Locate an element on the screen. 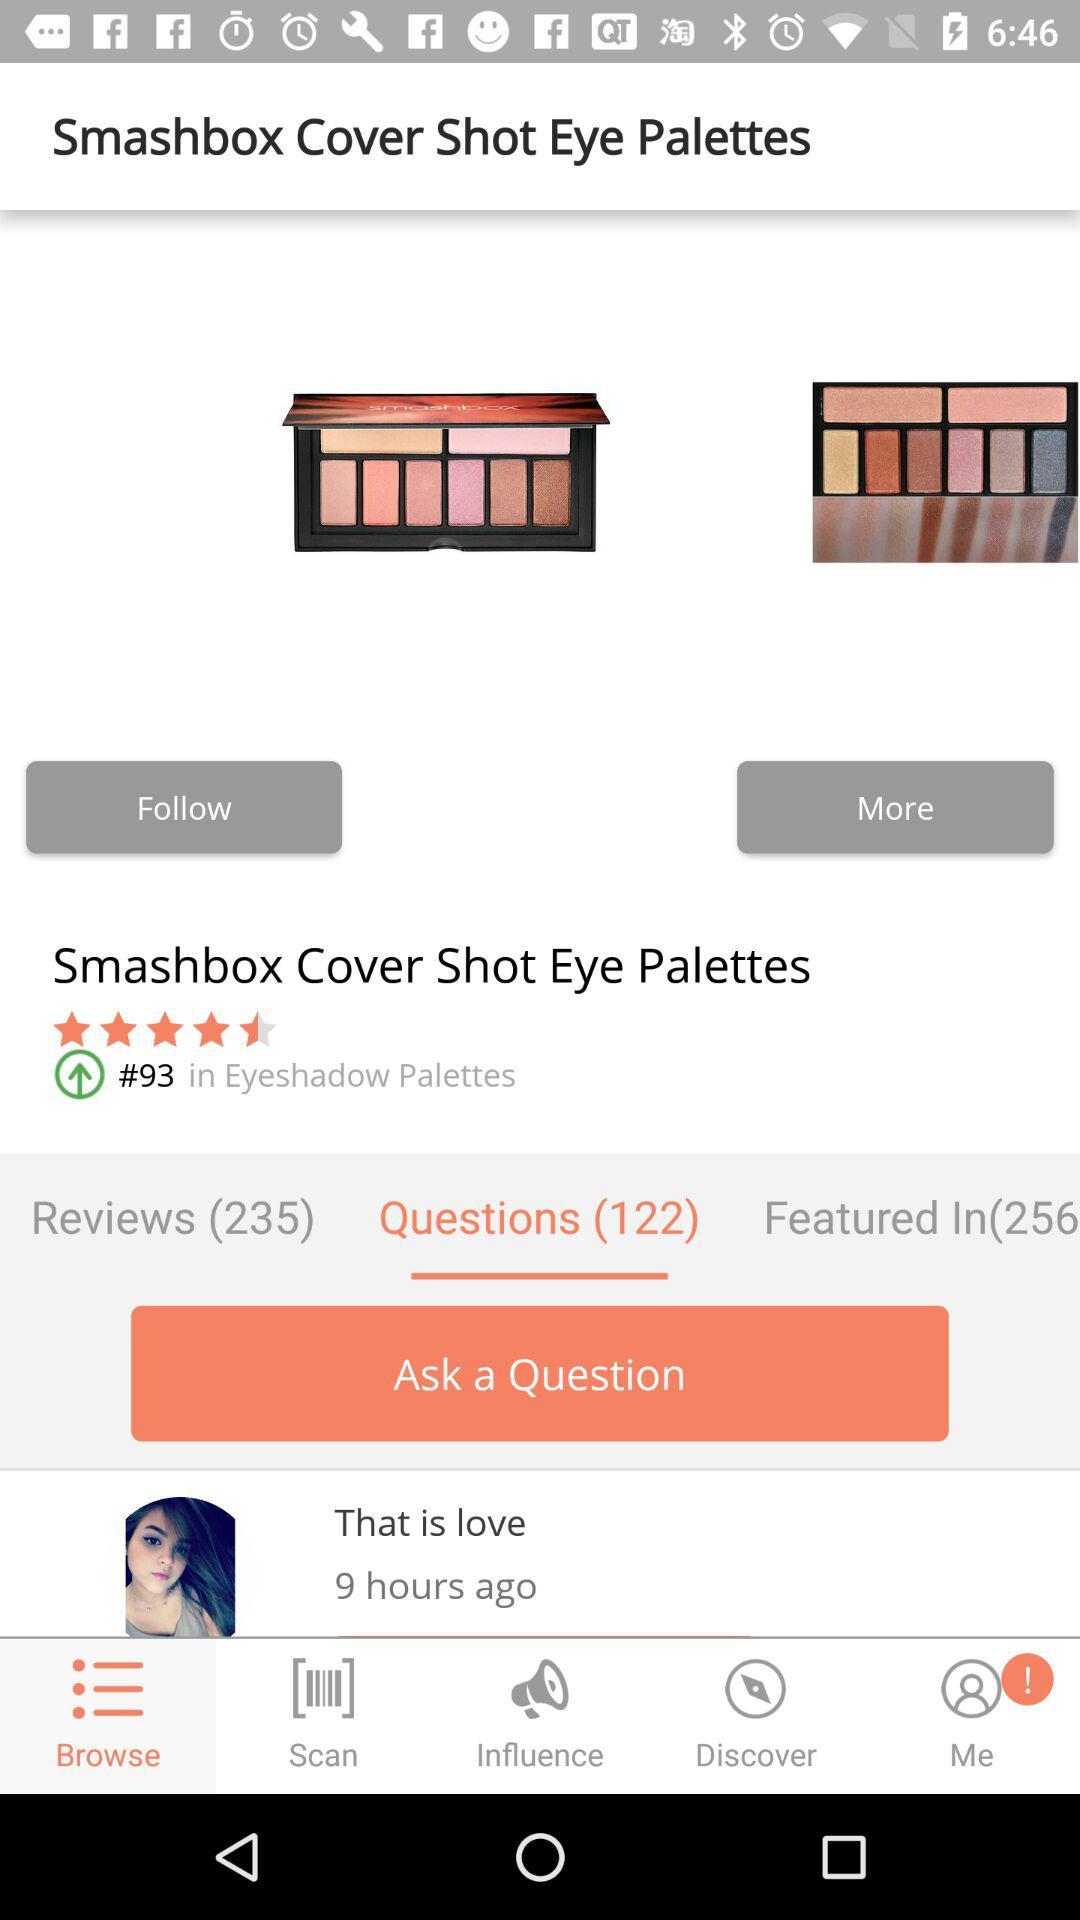 Image resolution: width=1080 pixels, height=1920 pixels. the time icon is located at coordinates (756, 1715).